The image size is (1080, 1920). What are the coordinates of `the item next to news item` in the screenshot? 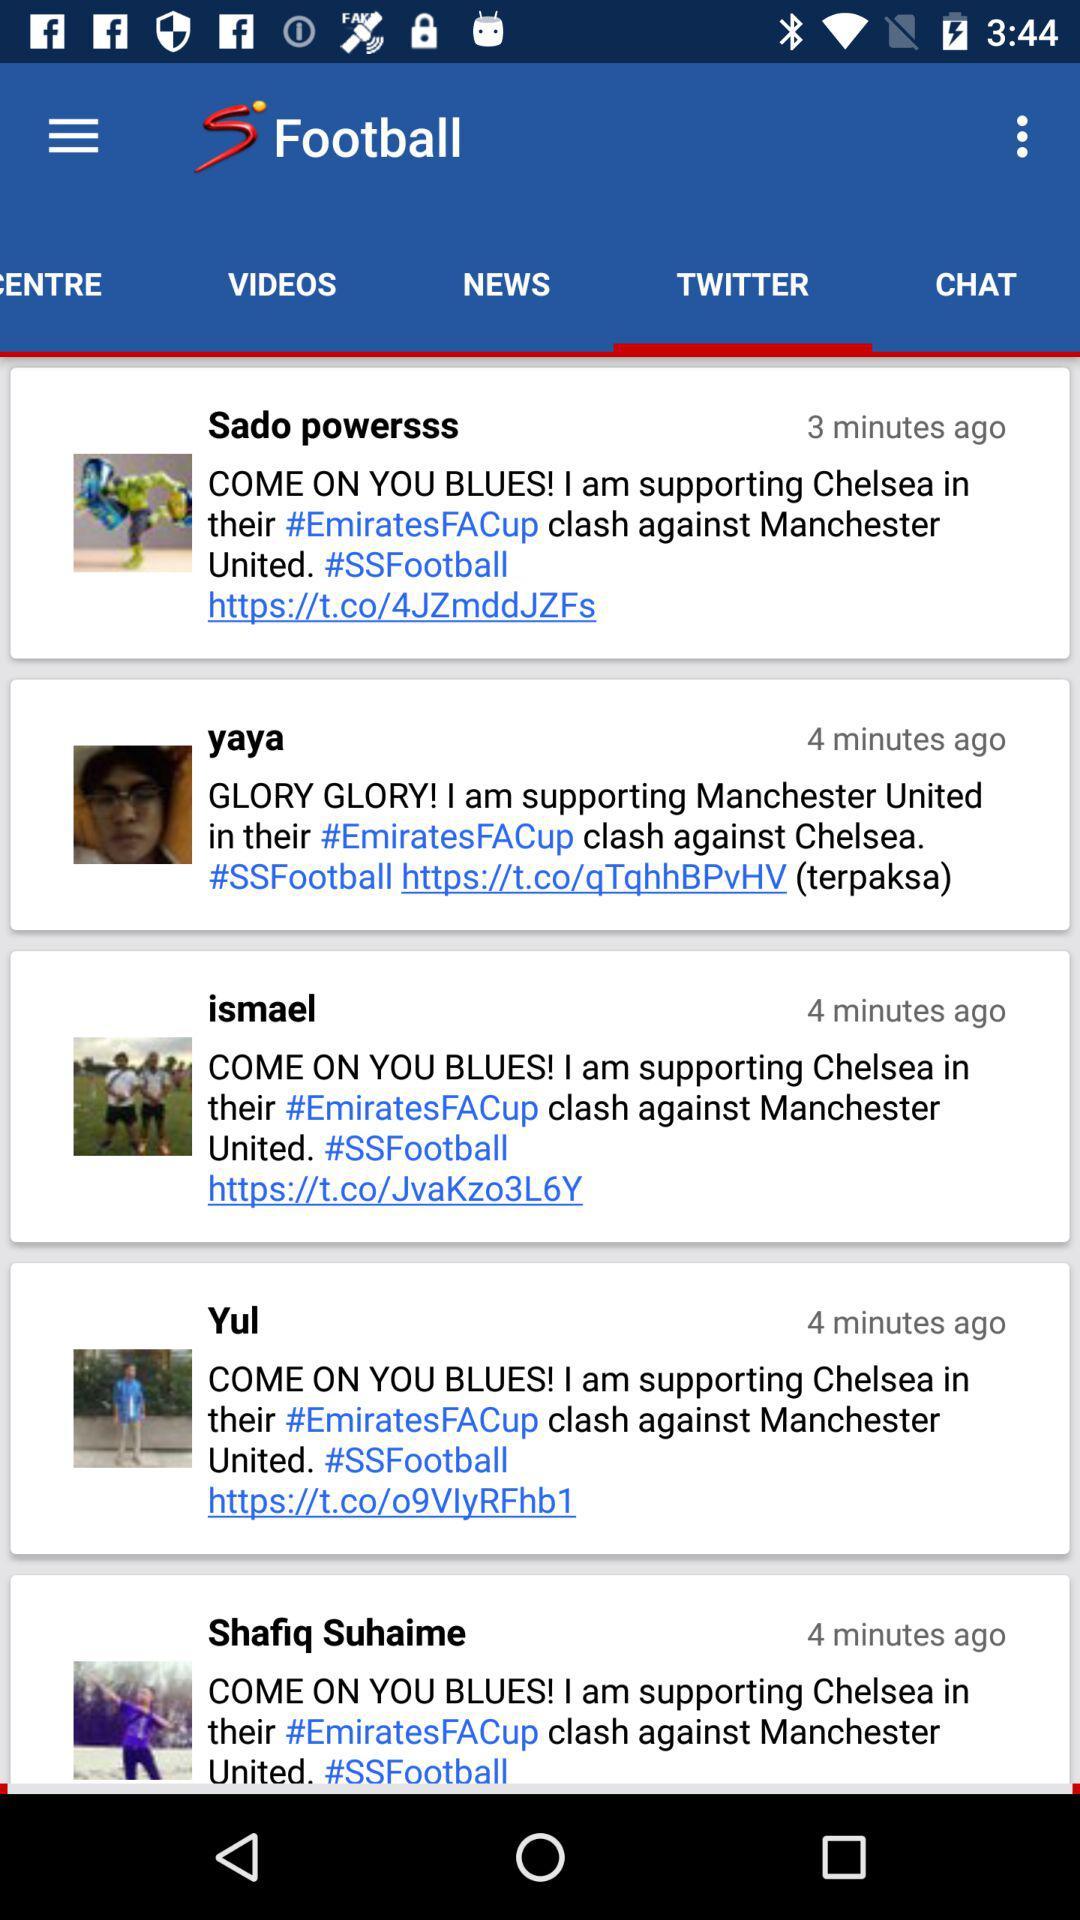 It's located at (742, 282).